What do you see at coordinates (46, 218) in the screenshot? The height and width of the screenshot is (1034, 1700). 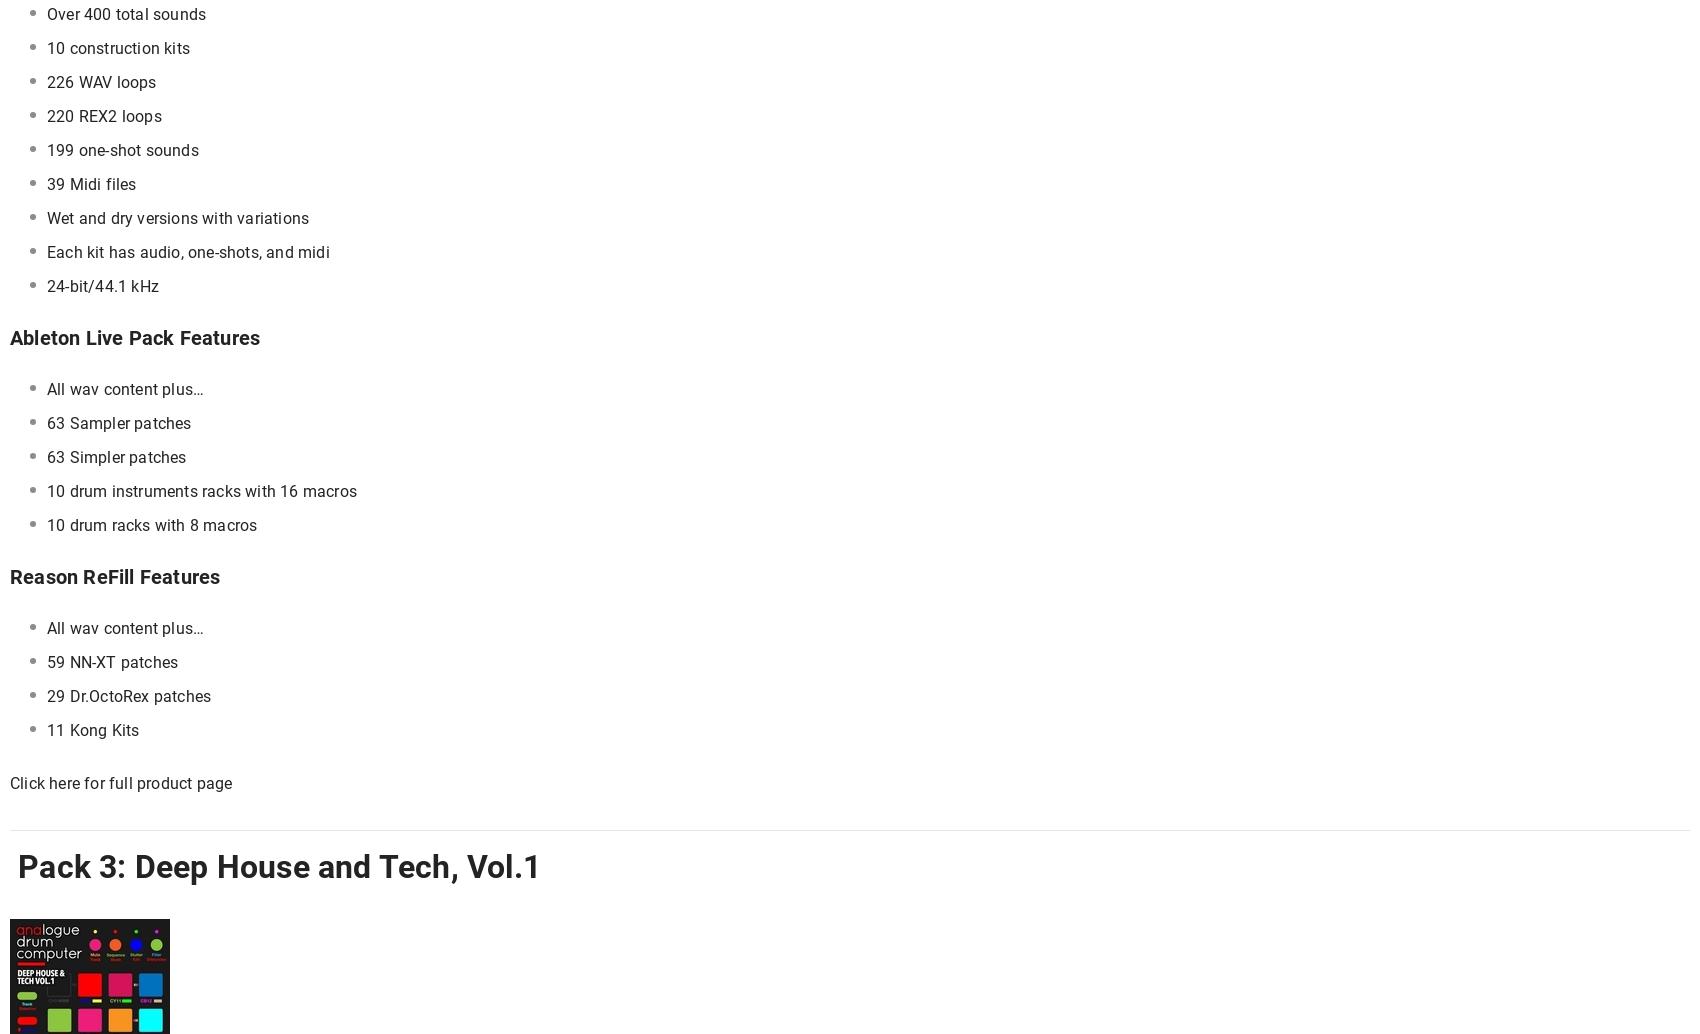 I see `'Wet and dry versions with variations'` at bounding box center [46, 218].